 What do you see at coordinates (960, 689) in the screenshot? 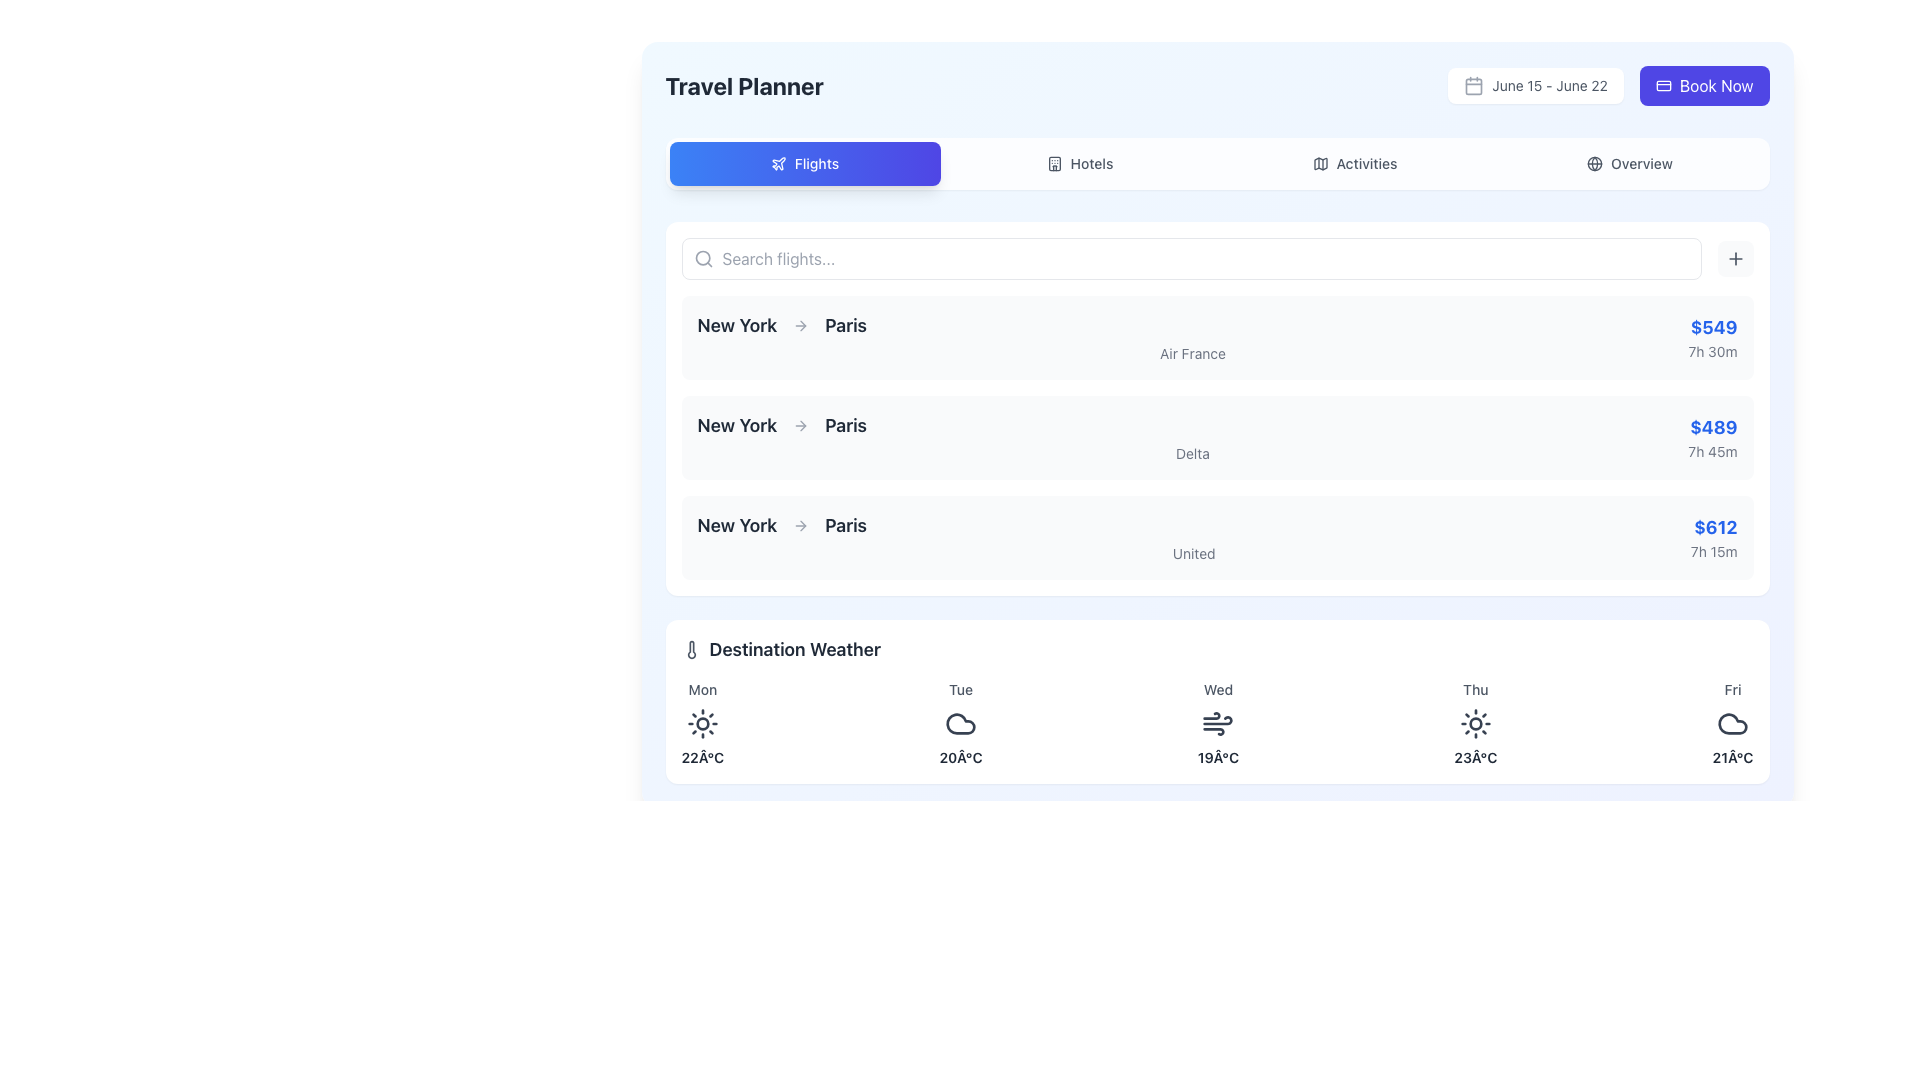
I see `the text label representing the second day of the summarized weather forecast, which is positioned directly above a weather icon and temperature` at bounding box center [960, 689].